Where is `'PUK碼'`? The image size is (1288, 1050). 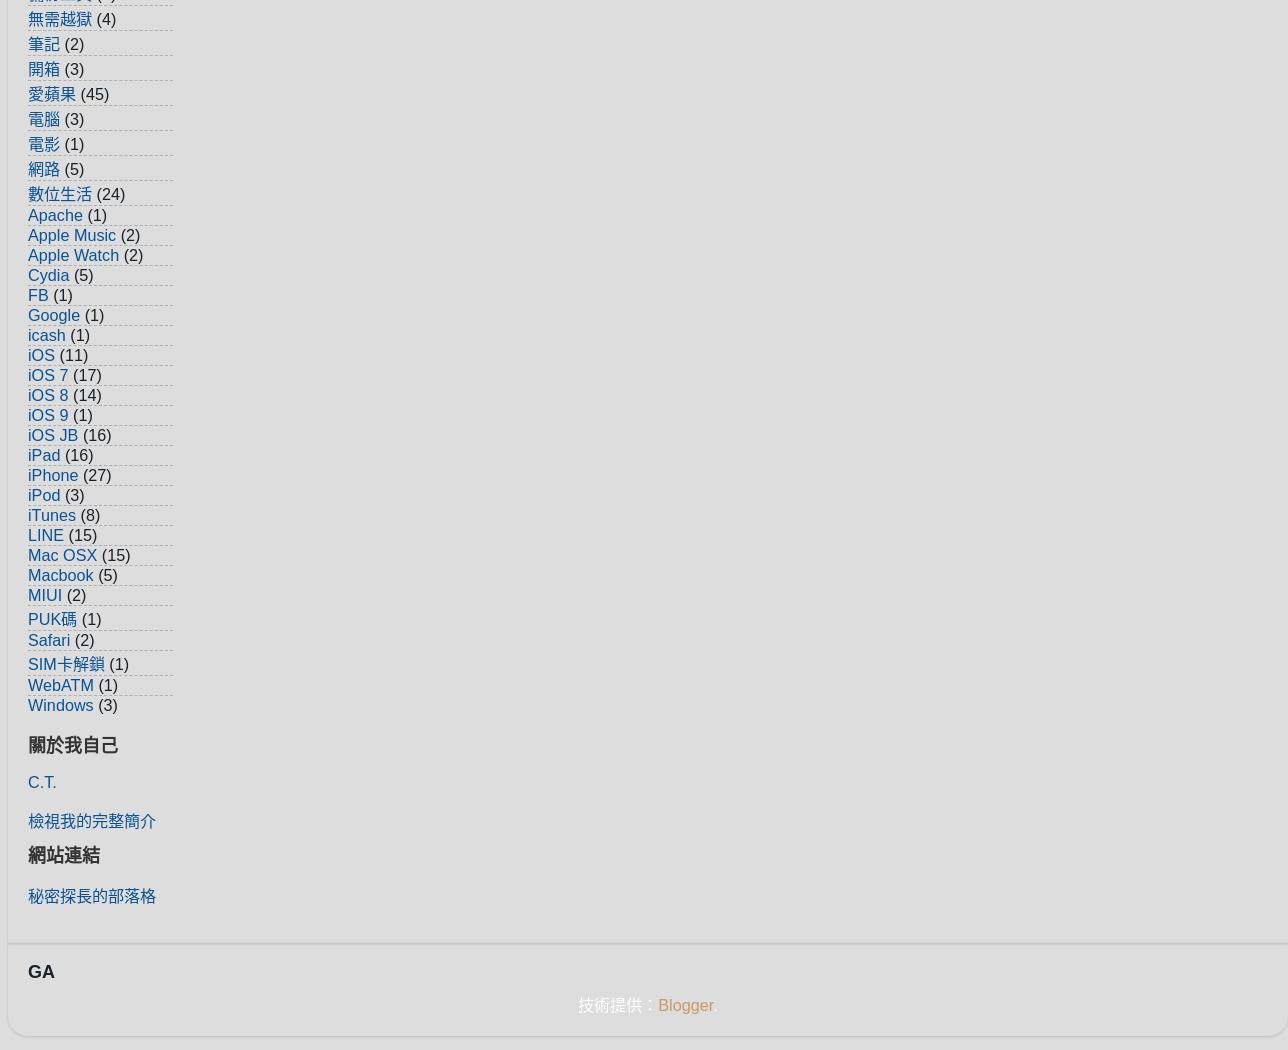
'PUK碼' is located at coordinates (52, 618).